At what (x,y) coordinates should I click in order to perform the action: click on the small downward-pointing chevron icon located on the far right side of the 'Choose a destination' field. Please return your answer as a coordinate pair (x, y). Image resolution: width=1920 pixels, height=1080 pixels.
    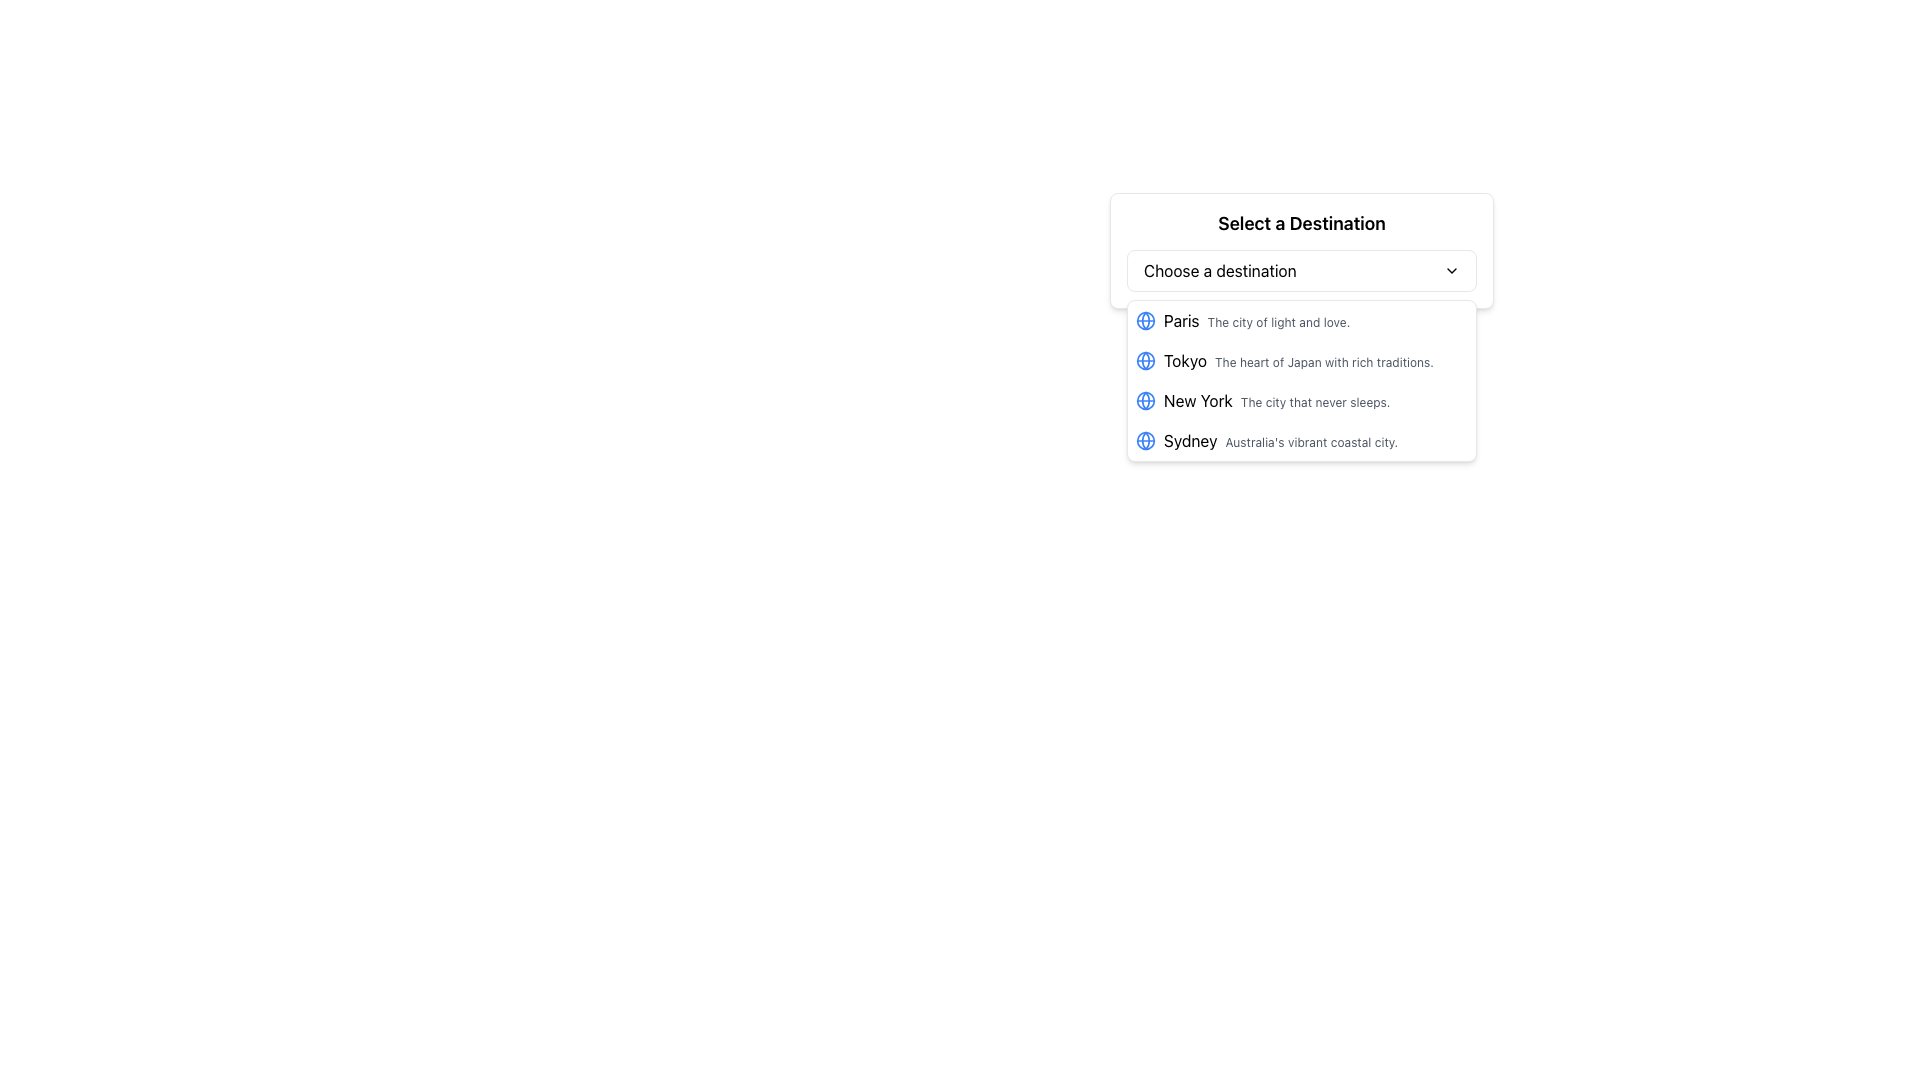
    Looking at the image, I should click on (1451, 270).